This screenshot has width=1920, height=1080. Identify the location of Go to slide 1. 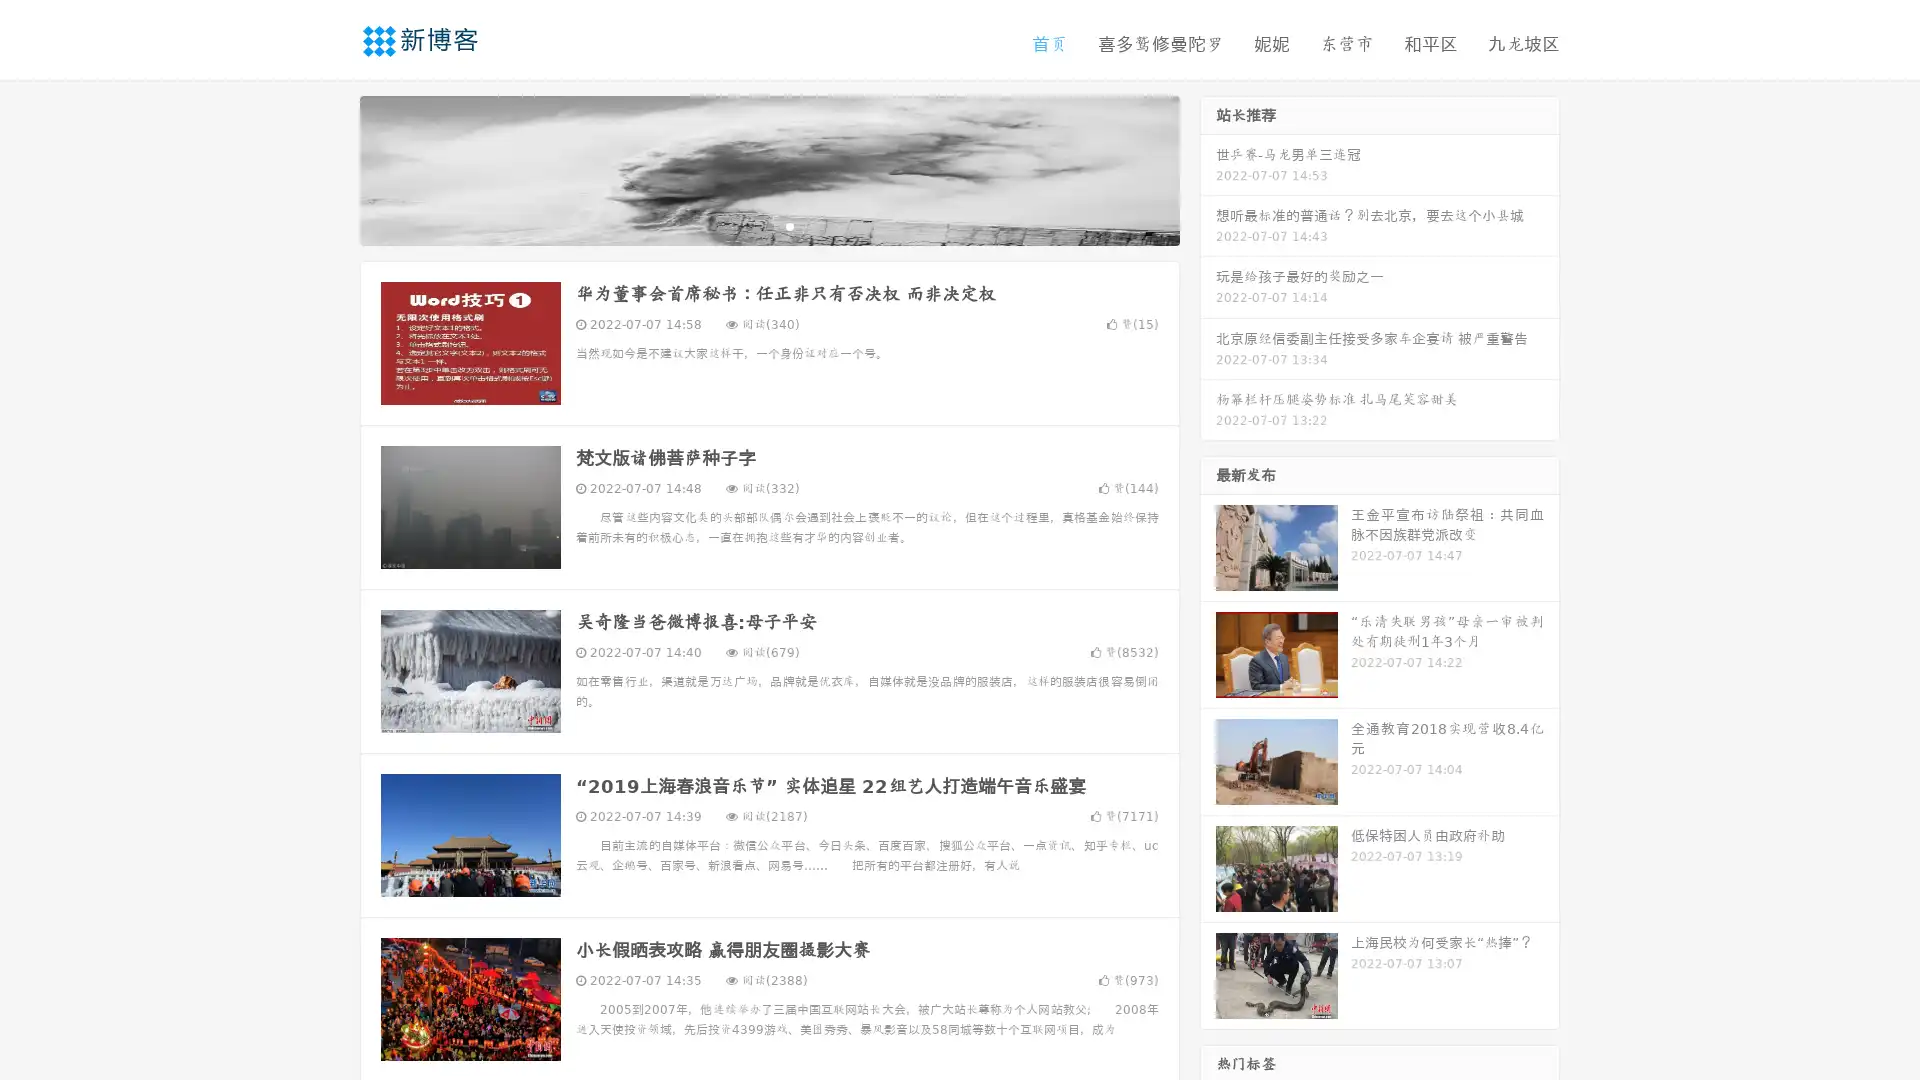
(748, 225).